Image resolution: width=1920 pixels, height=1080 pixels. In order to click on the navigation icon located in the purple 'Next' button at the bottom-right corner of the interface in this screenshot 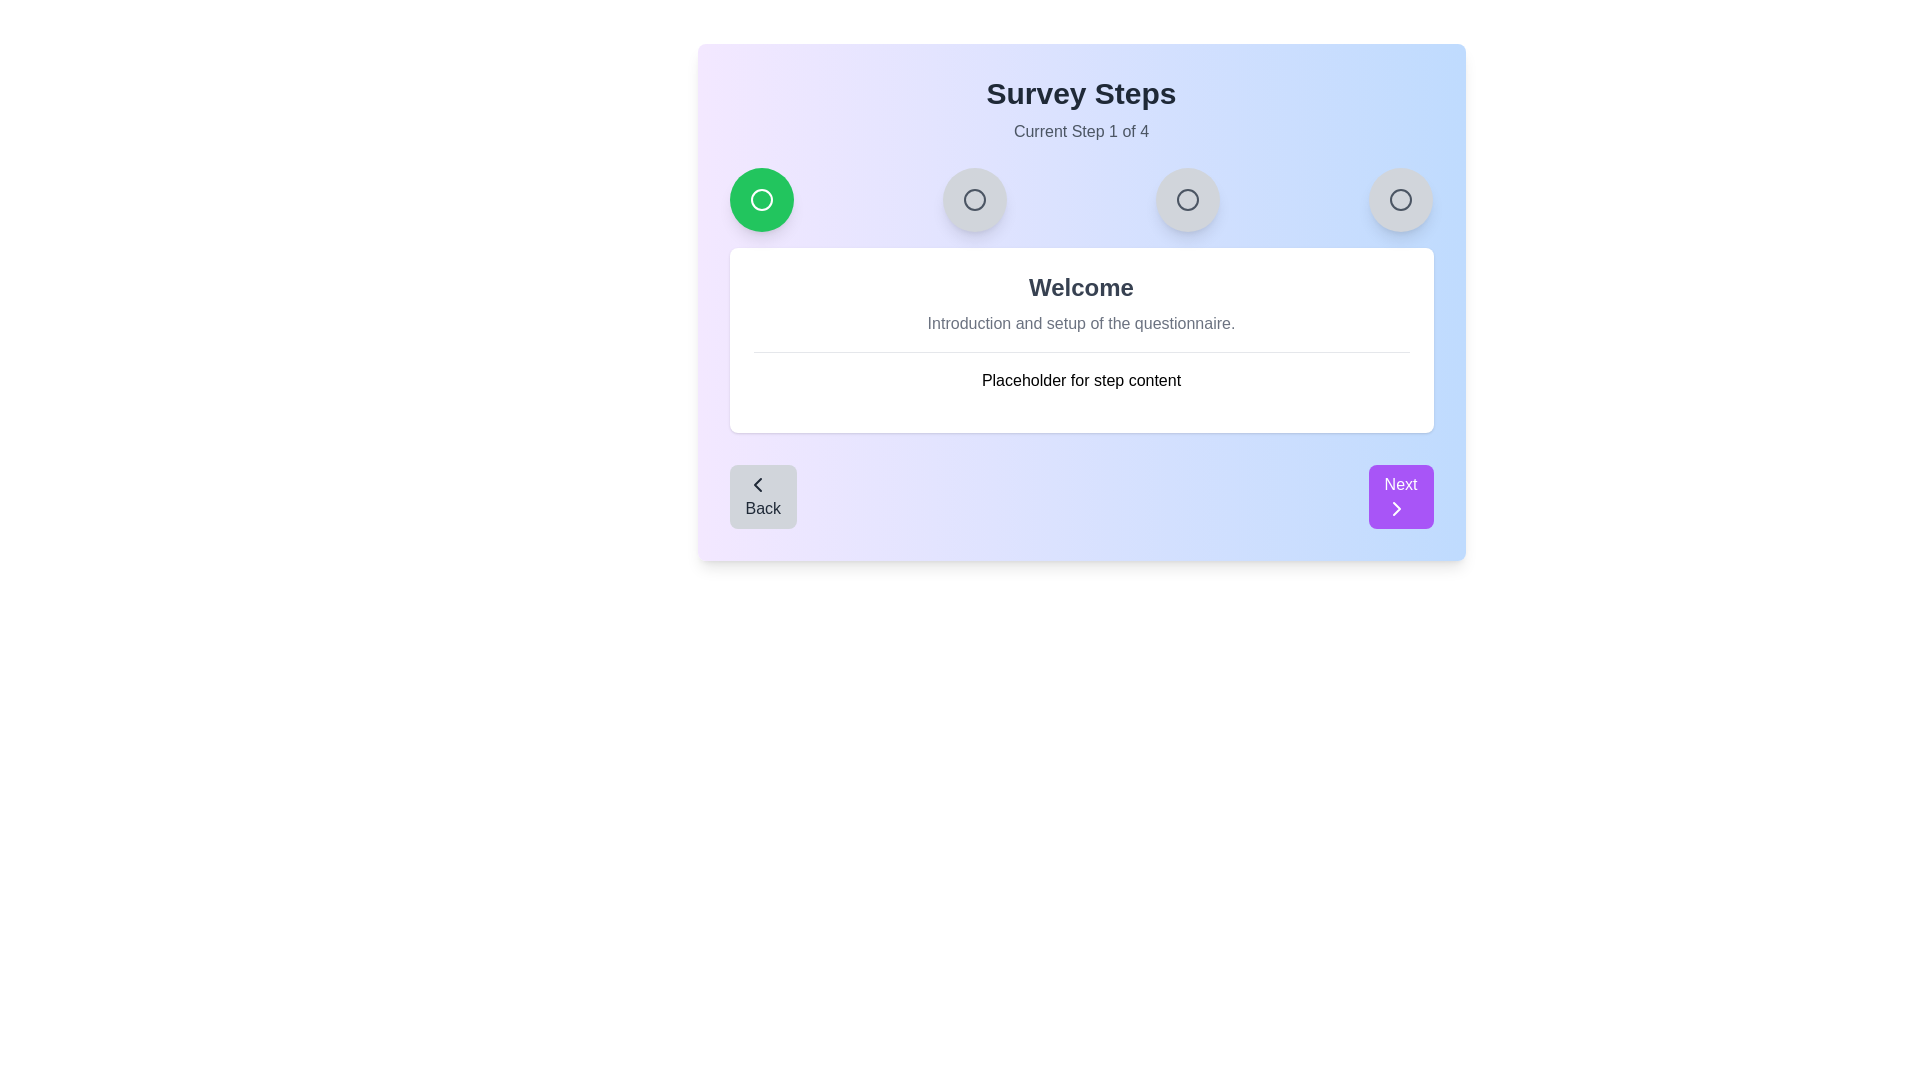, I will do `click(1395, 508)`.